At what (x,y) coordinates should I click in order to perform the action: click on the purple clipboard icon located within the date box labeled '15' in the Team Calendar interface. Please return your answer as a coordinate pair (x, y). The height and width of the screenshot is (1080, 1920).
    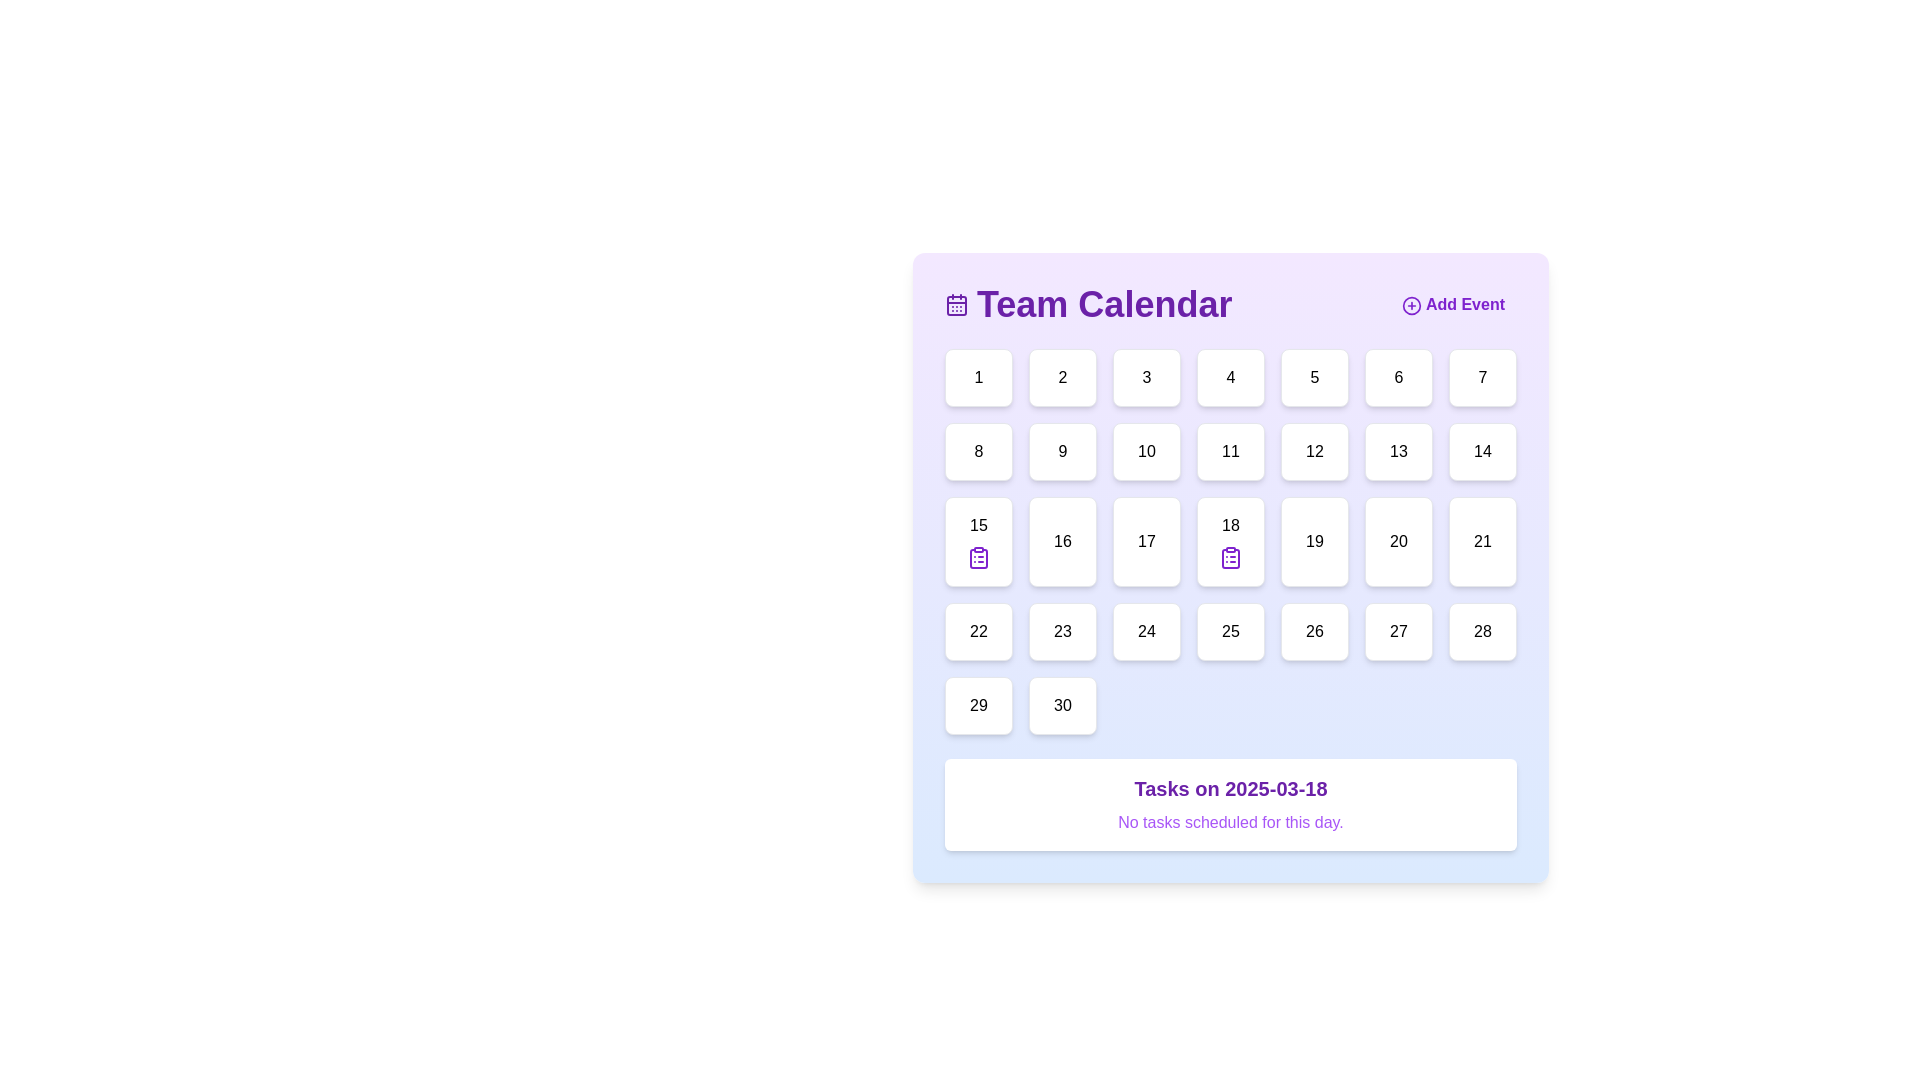
    Looking at the image, I should click on (979, 558).